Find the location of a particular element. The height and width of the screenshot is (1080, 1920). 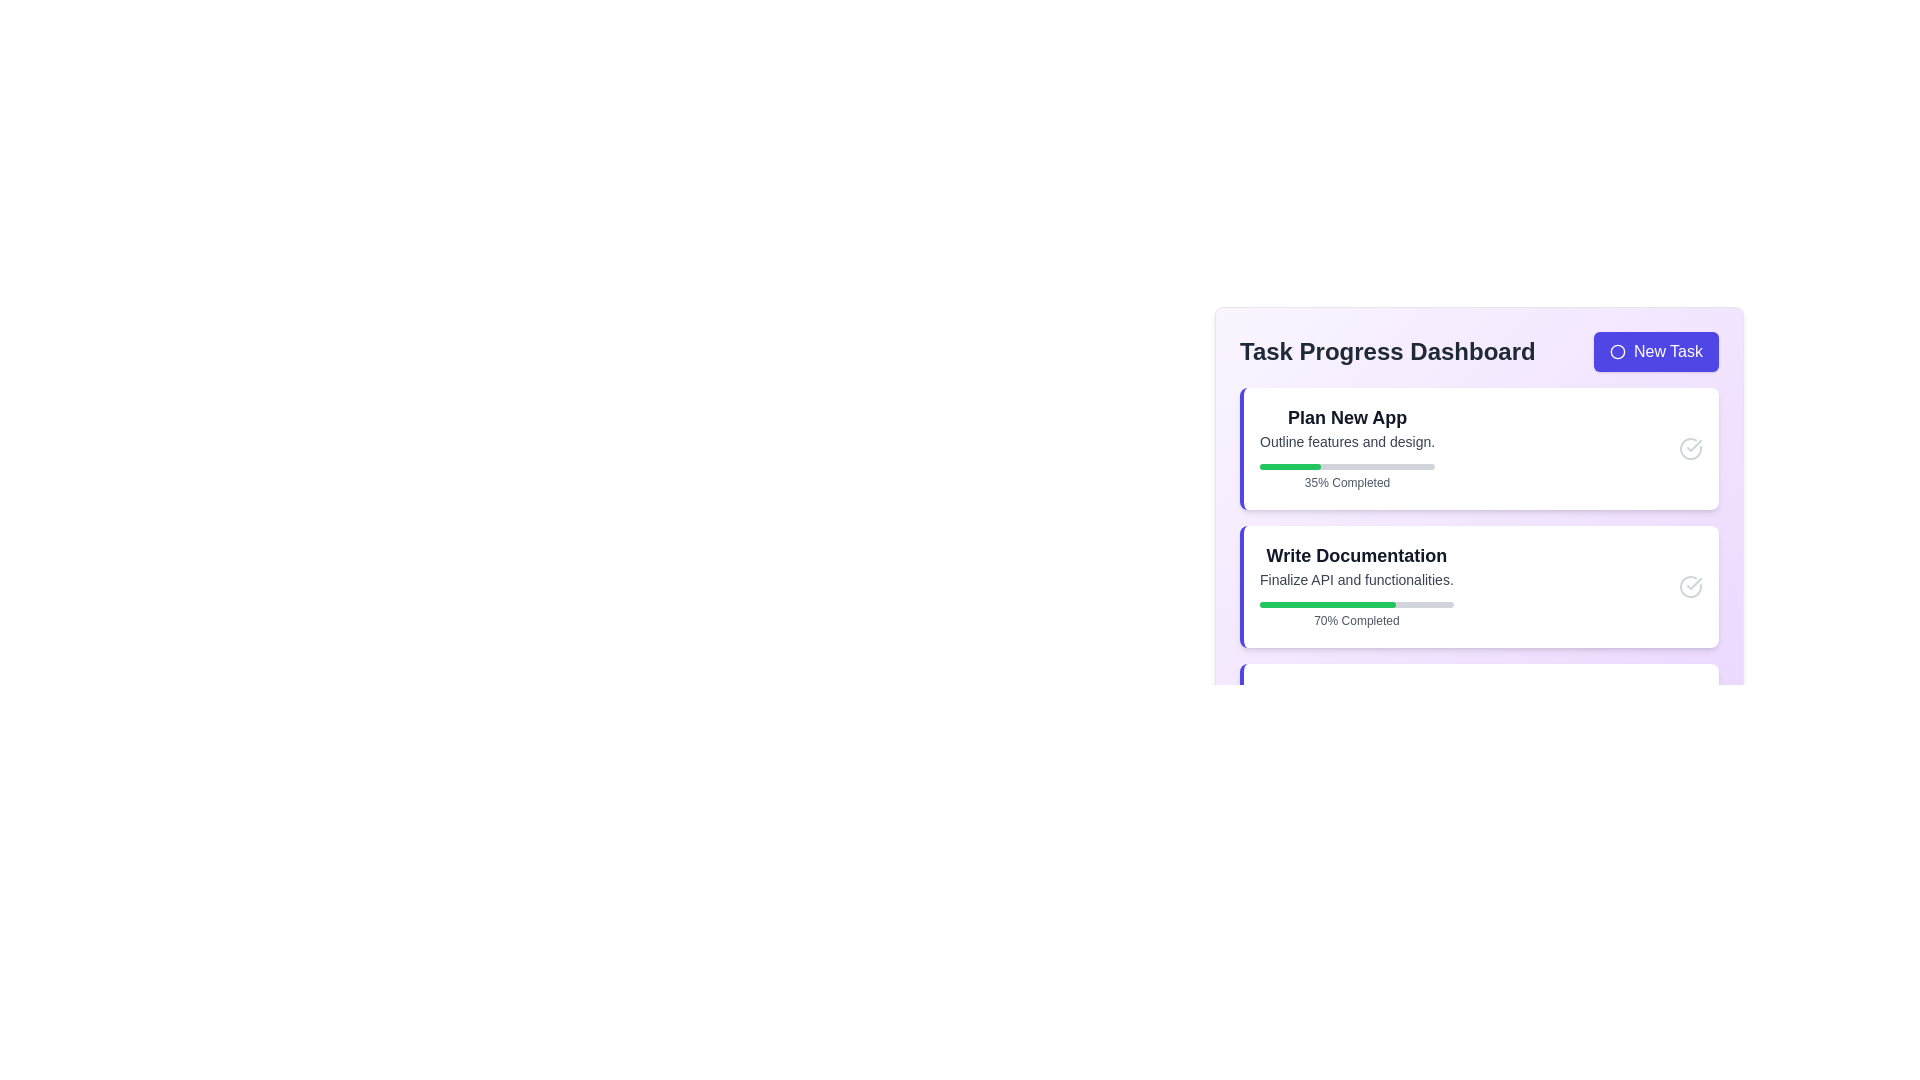

the green progress indicator bar representing 35% completion for the task 'Plan New App' within the progress line is located at coordinates (1290, 466).